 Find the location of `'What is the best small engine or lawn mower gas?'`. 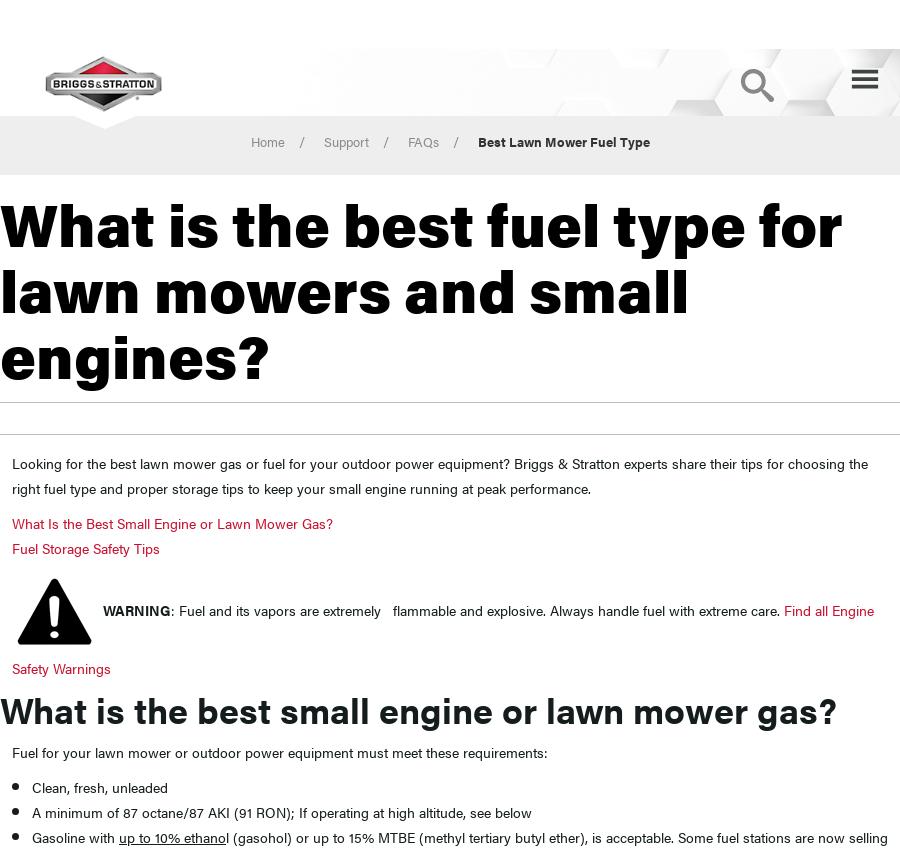

'What is the best small engine or lawn mower gas?' is located at coordinates (418, 707).